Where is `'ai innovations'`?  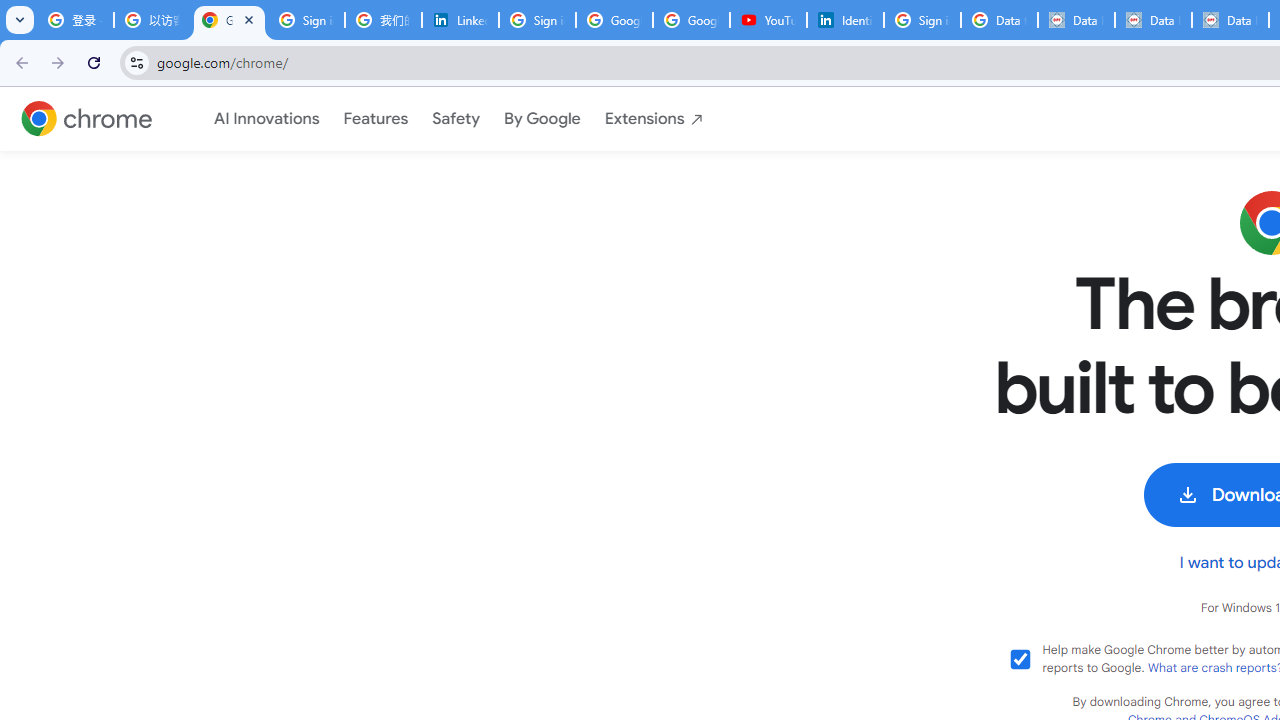
'ai innovations' is located at coordinates (265, 119).